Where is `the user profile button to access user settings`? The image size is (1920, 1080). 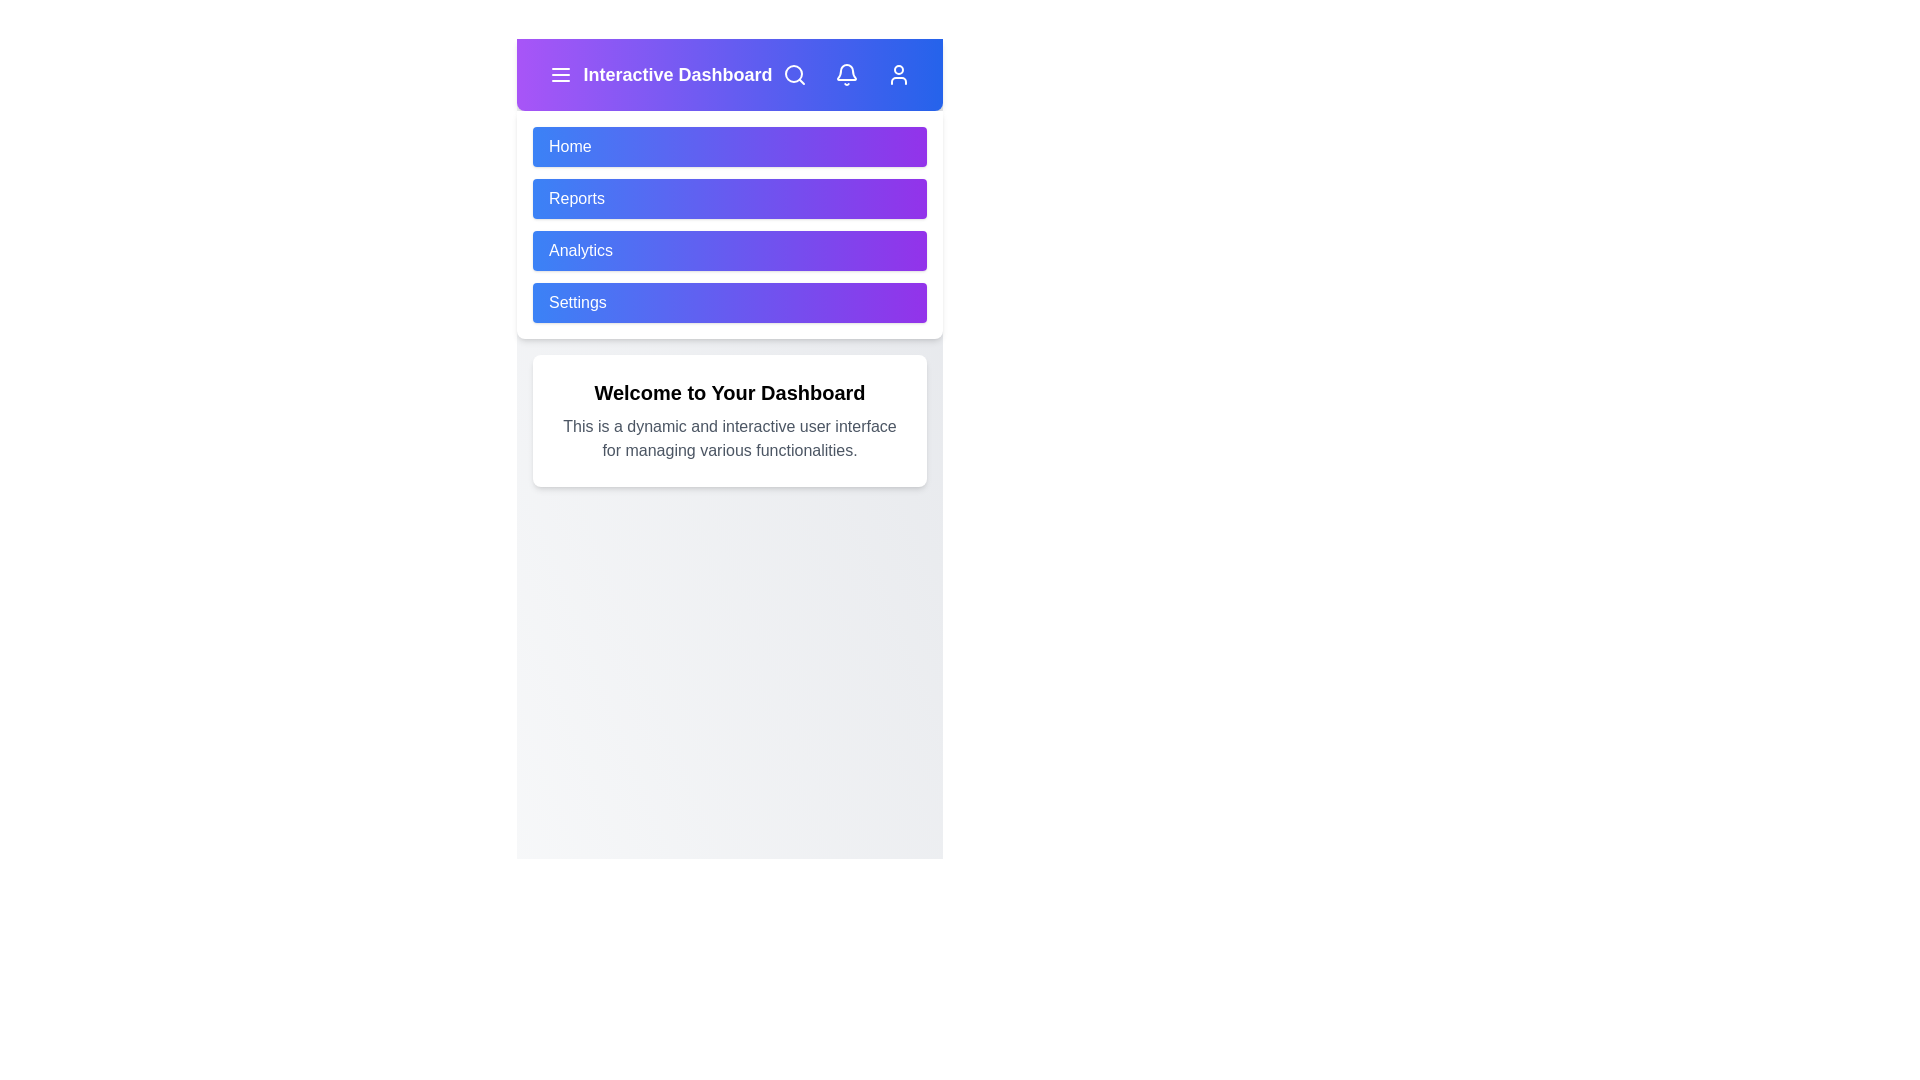 the user profile button to access user settings is located at coordinates (897, 73).